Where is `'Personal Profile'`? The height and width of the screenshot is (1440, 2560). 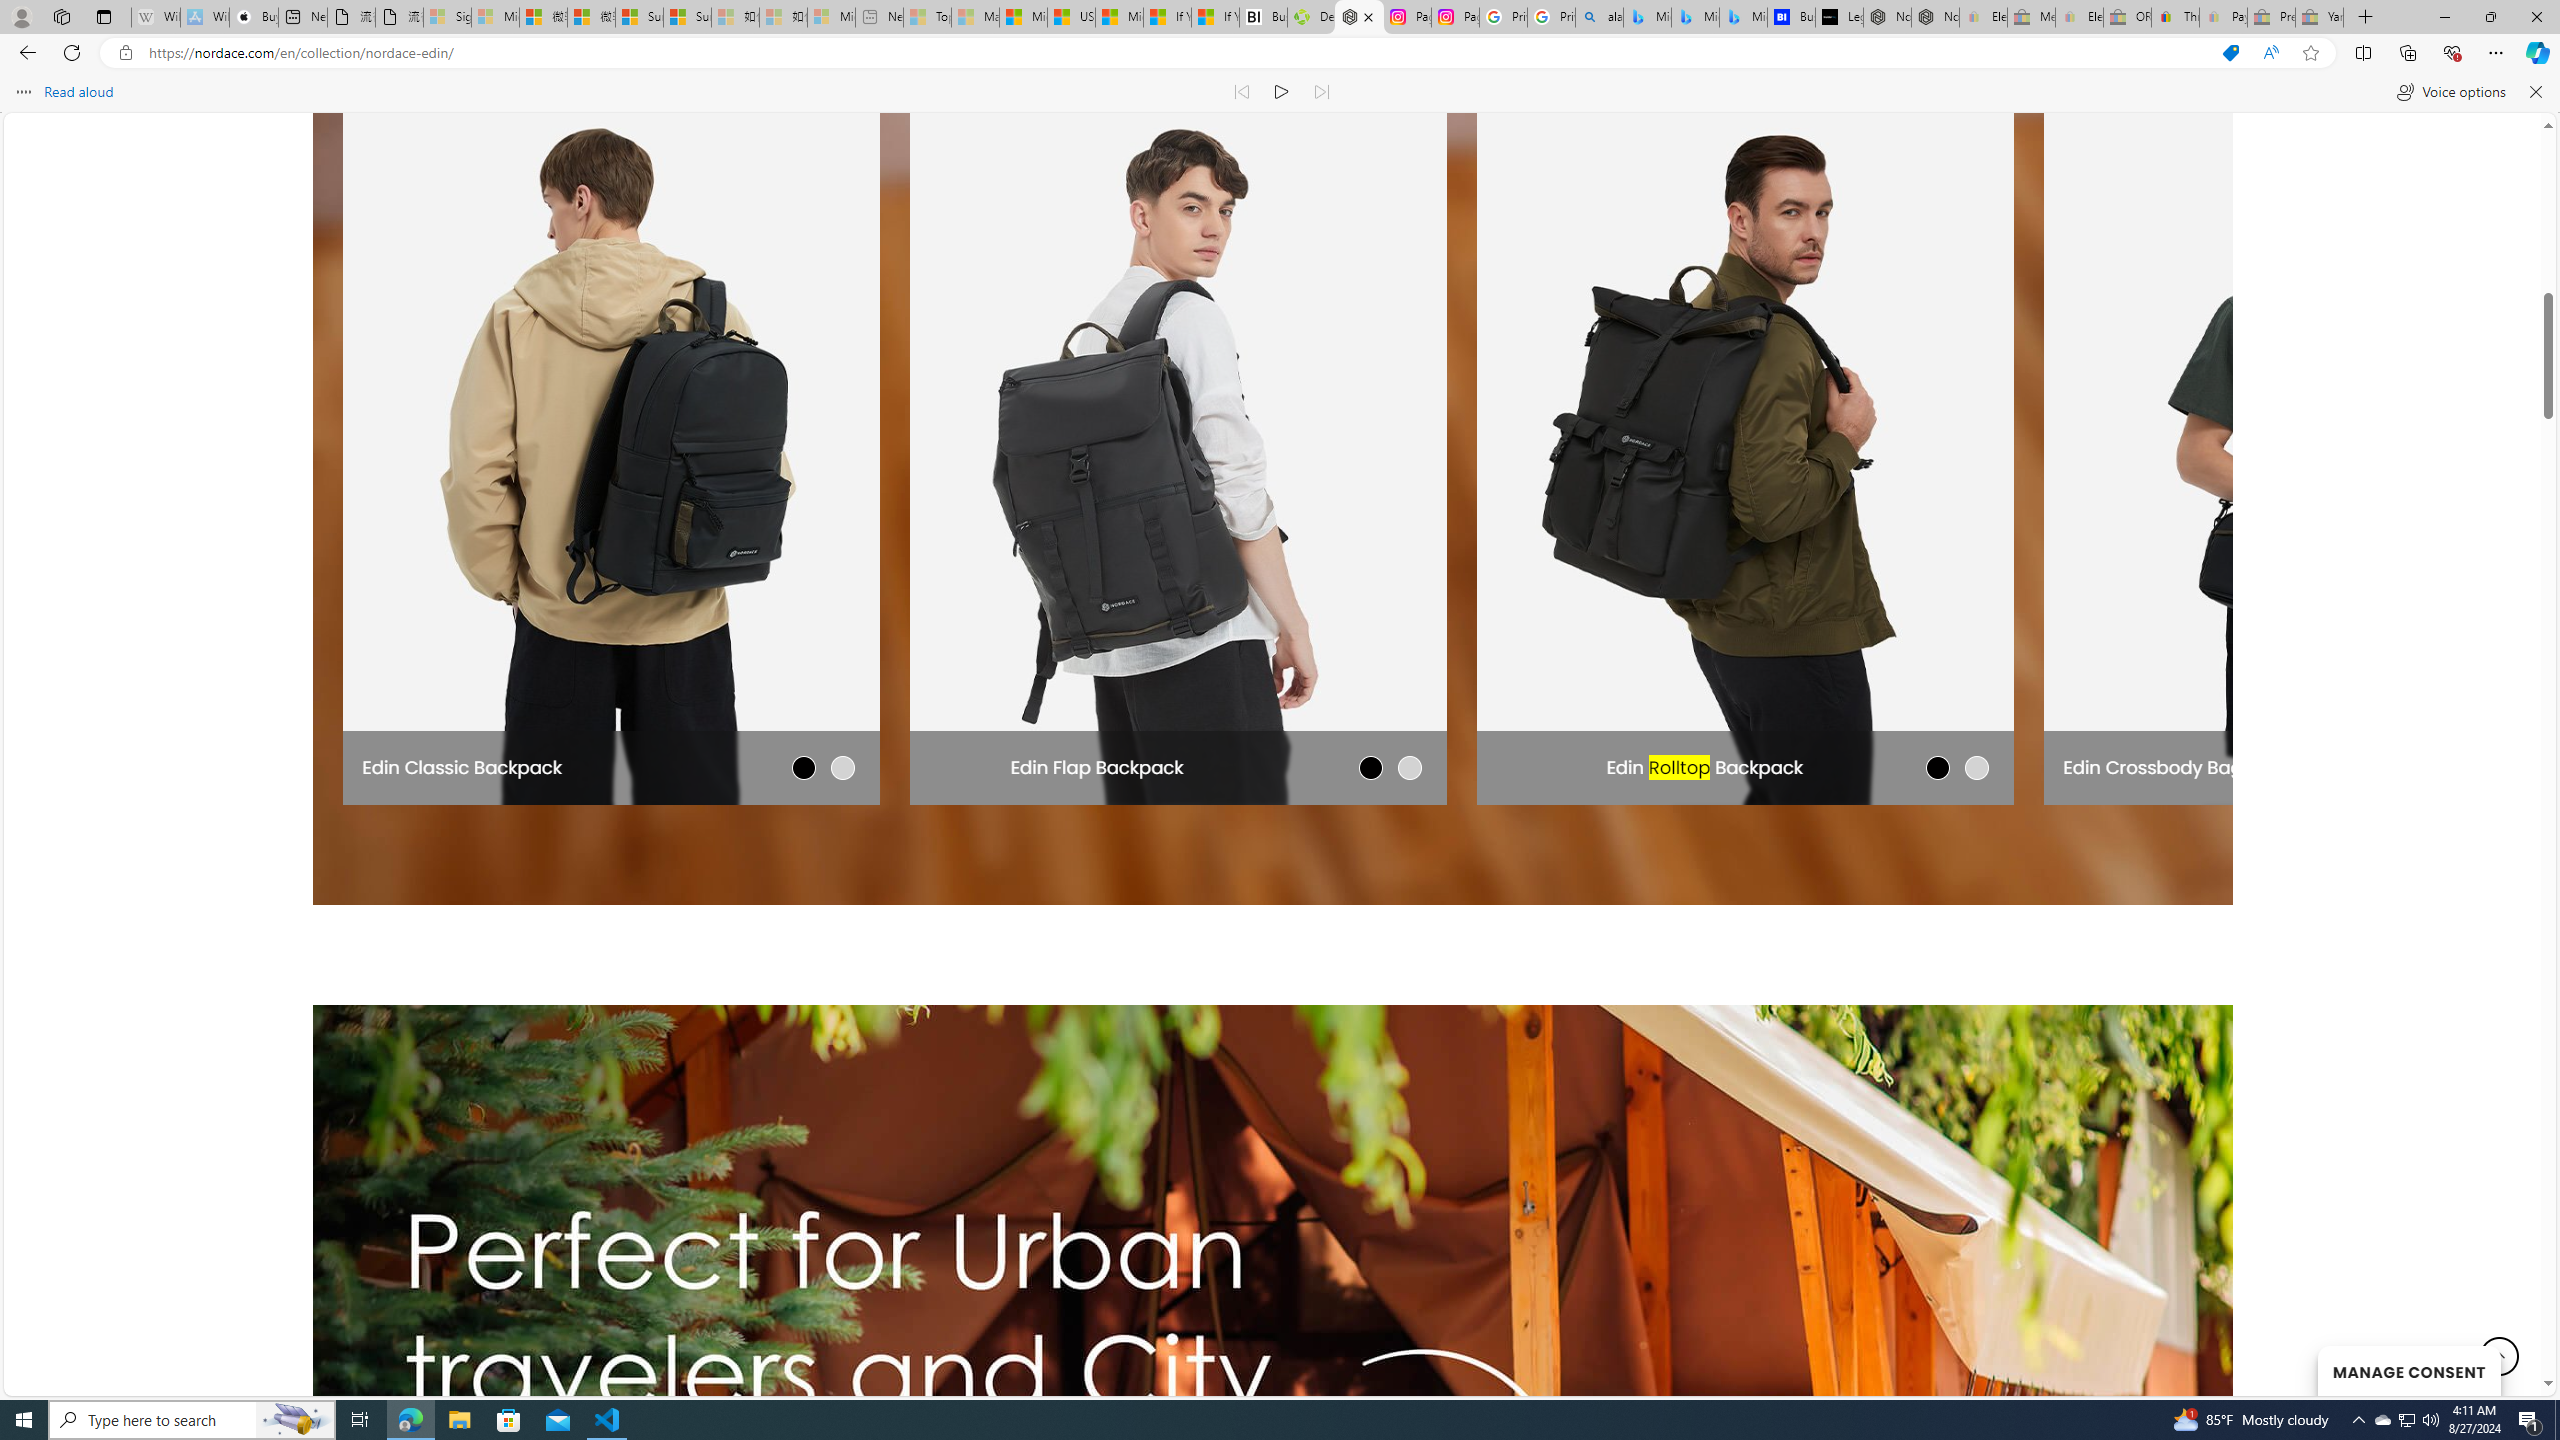
'Personal Profile' is located at coordinates (20, 16).